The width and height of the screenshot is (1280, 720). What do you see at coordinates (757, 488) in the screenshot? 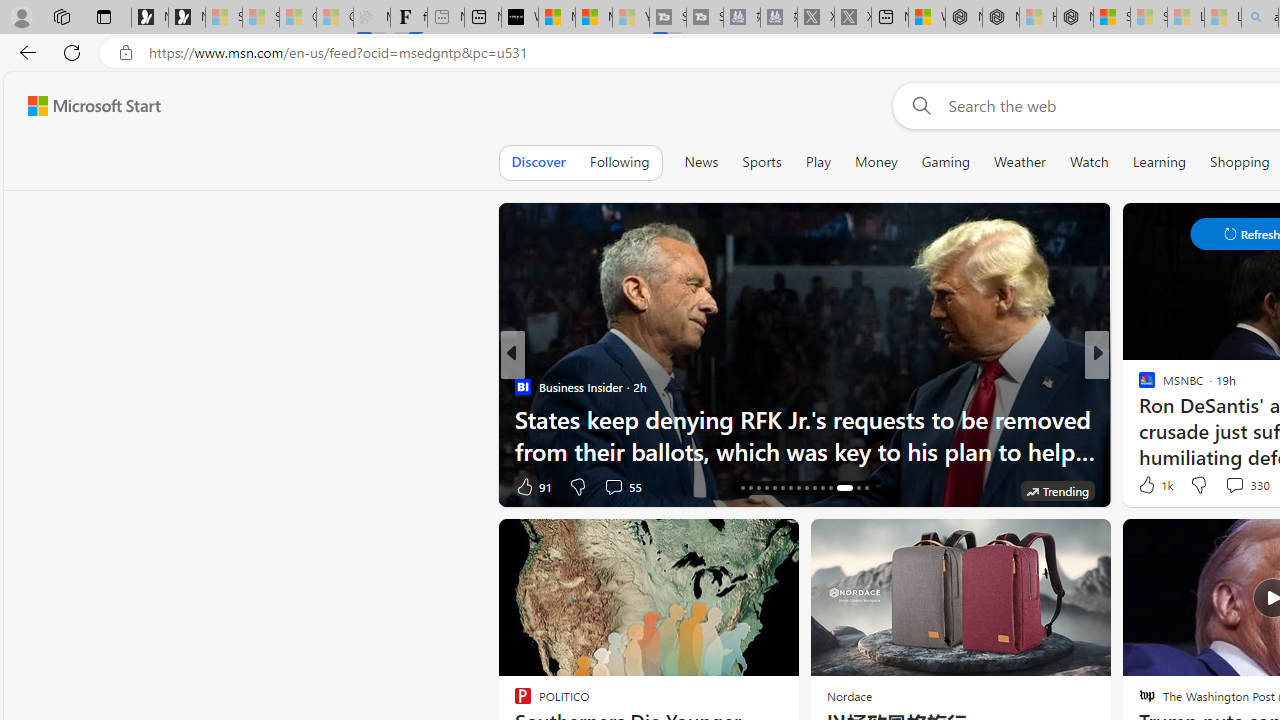
I see `'AutomationID: tab-18'` at bounding box center [757, 488].